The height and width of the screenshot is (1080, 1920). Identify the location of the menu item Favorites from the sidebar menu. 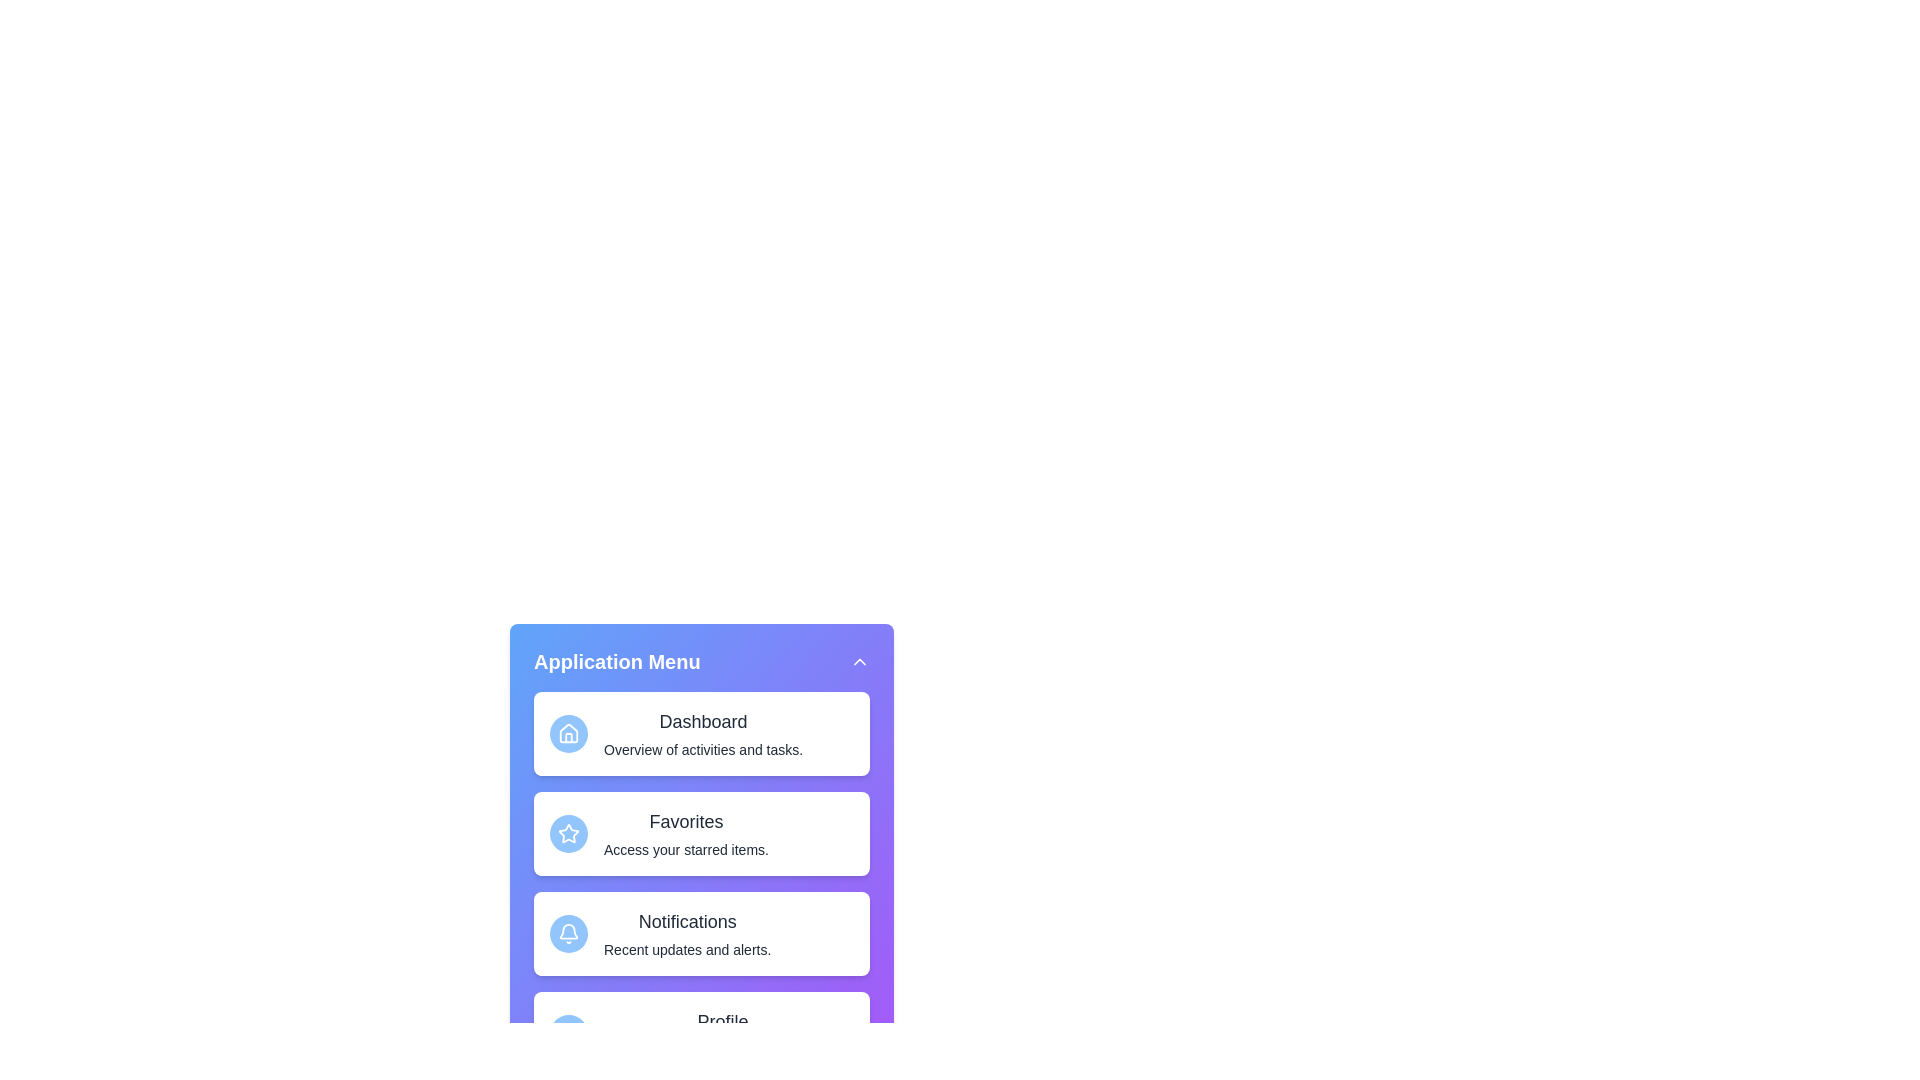
(701, 833).